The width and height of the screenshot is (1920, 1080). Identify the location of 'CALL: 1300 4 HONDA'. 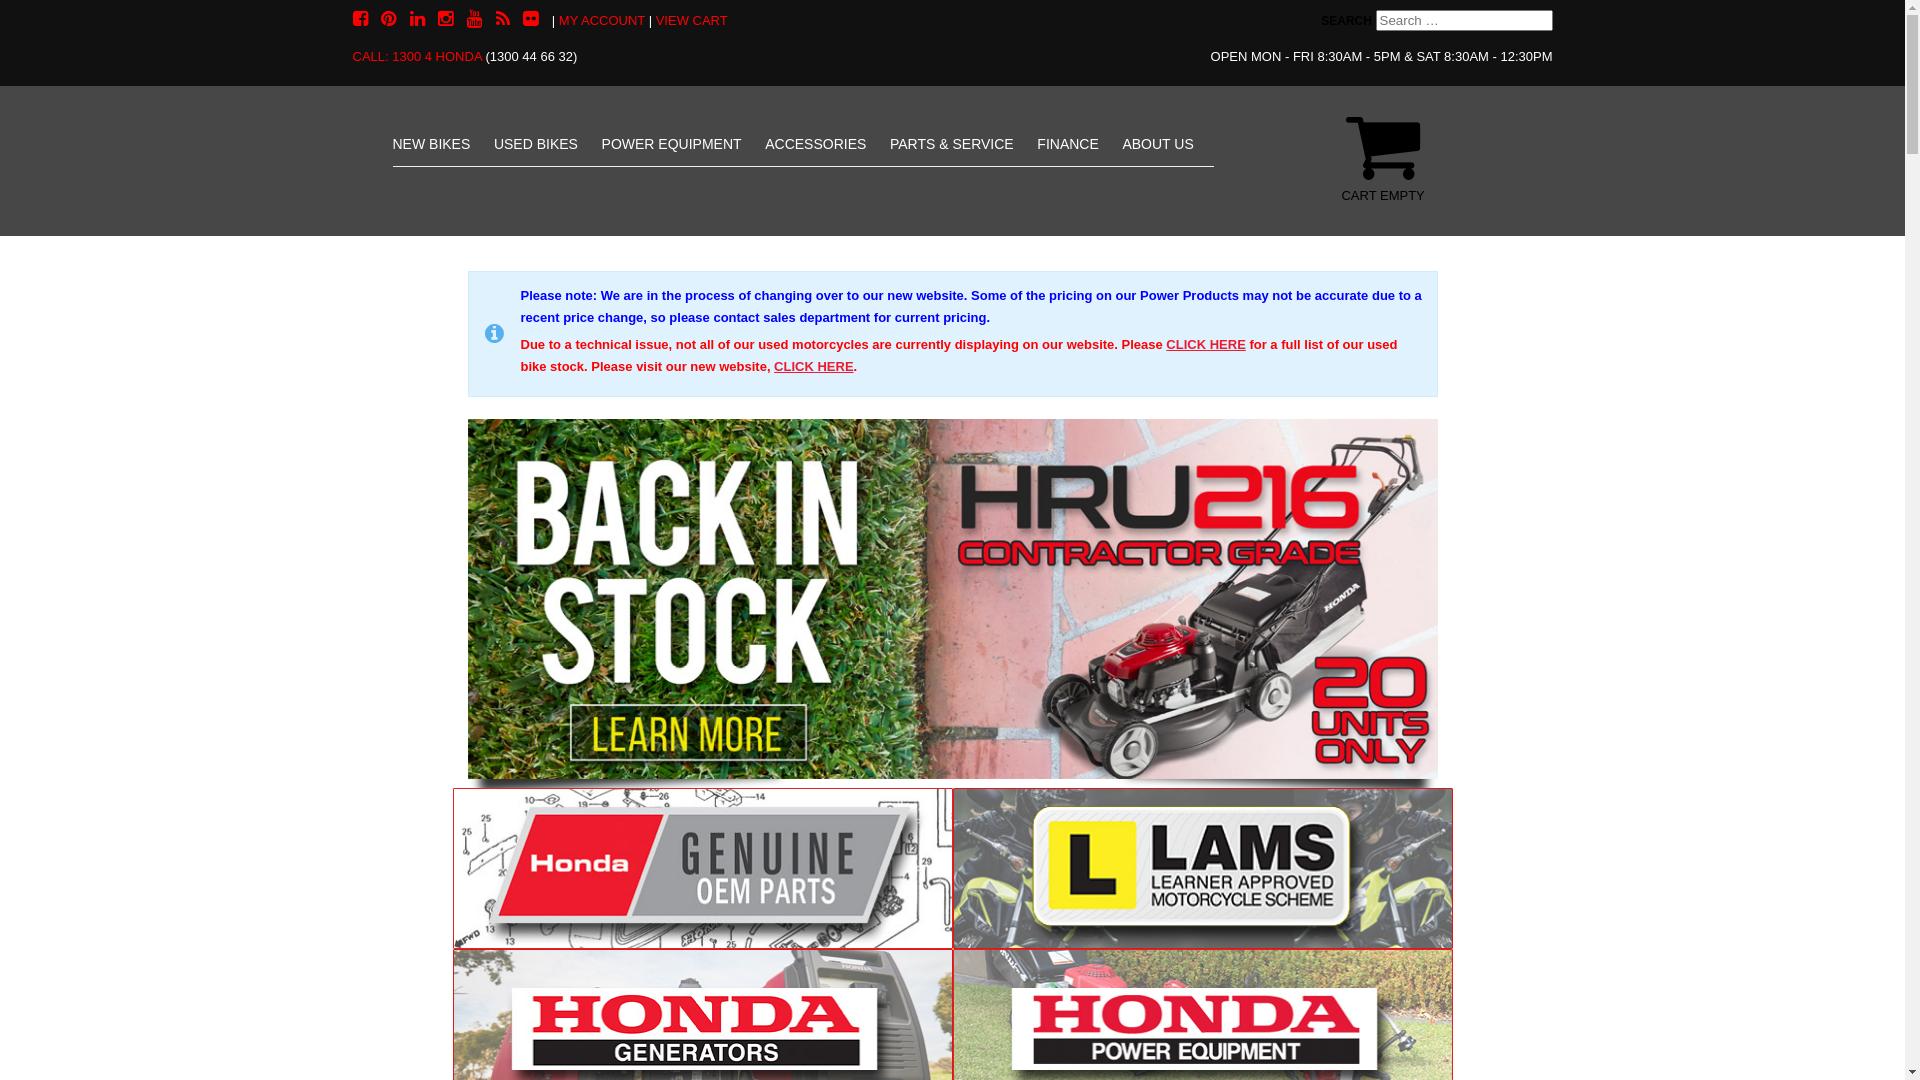
(415, 54).